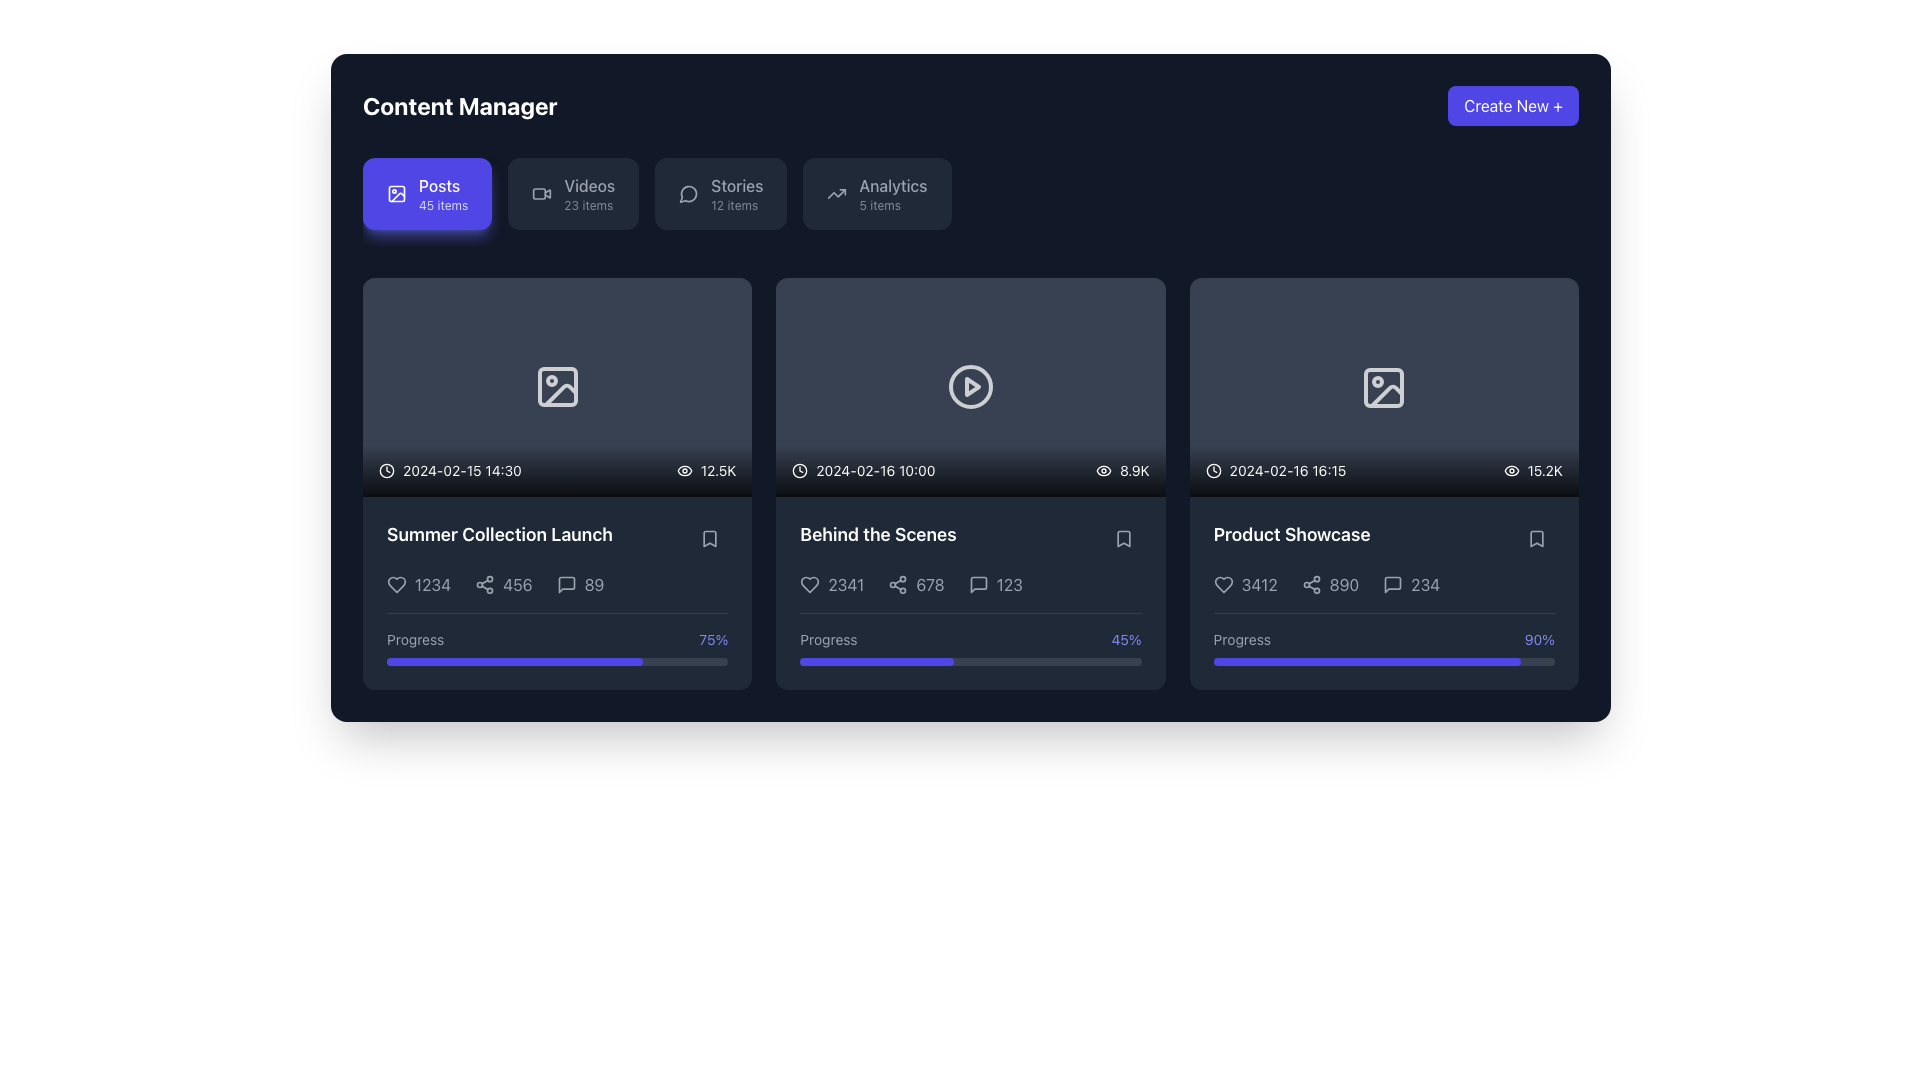 The width and height of the screenshot is (1920, 1080). I want to click on the Interactive statistics display located in the lower half of the leftmost content card under the title 'Summer Collection Launch', so click(557, 584).